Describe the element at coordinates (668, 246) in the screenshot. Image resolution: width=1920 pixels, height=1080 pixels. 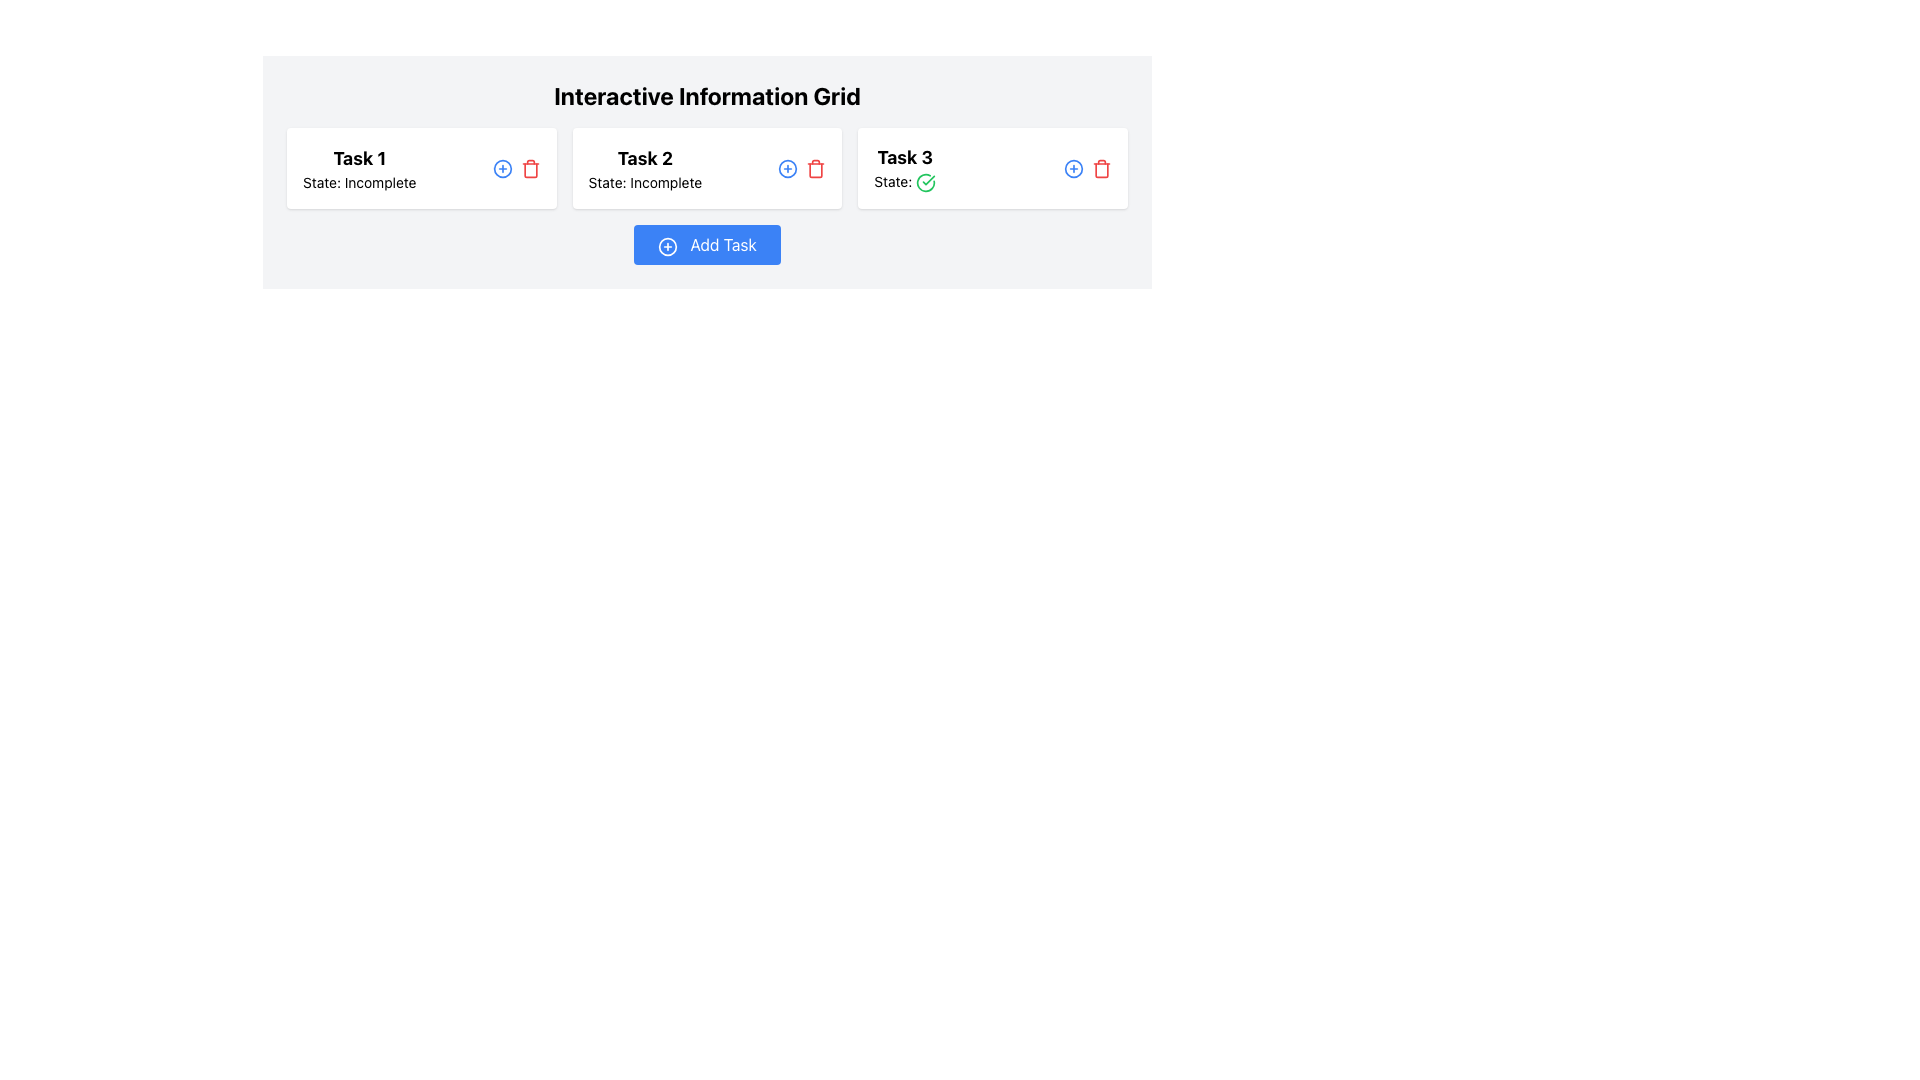
I see `the circular icon that represents the addition function, located to the left of the 'Add Task' button` at that location.